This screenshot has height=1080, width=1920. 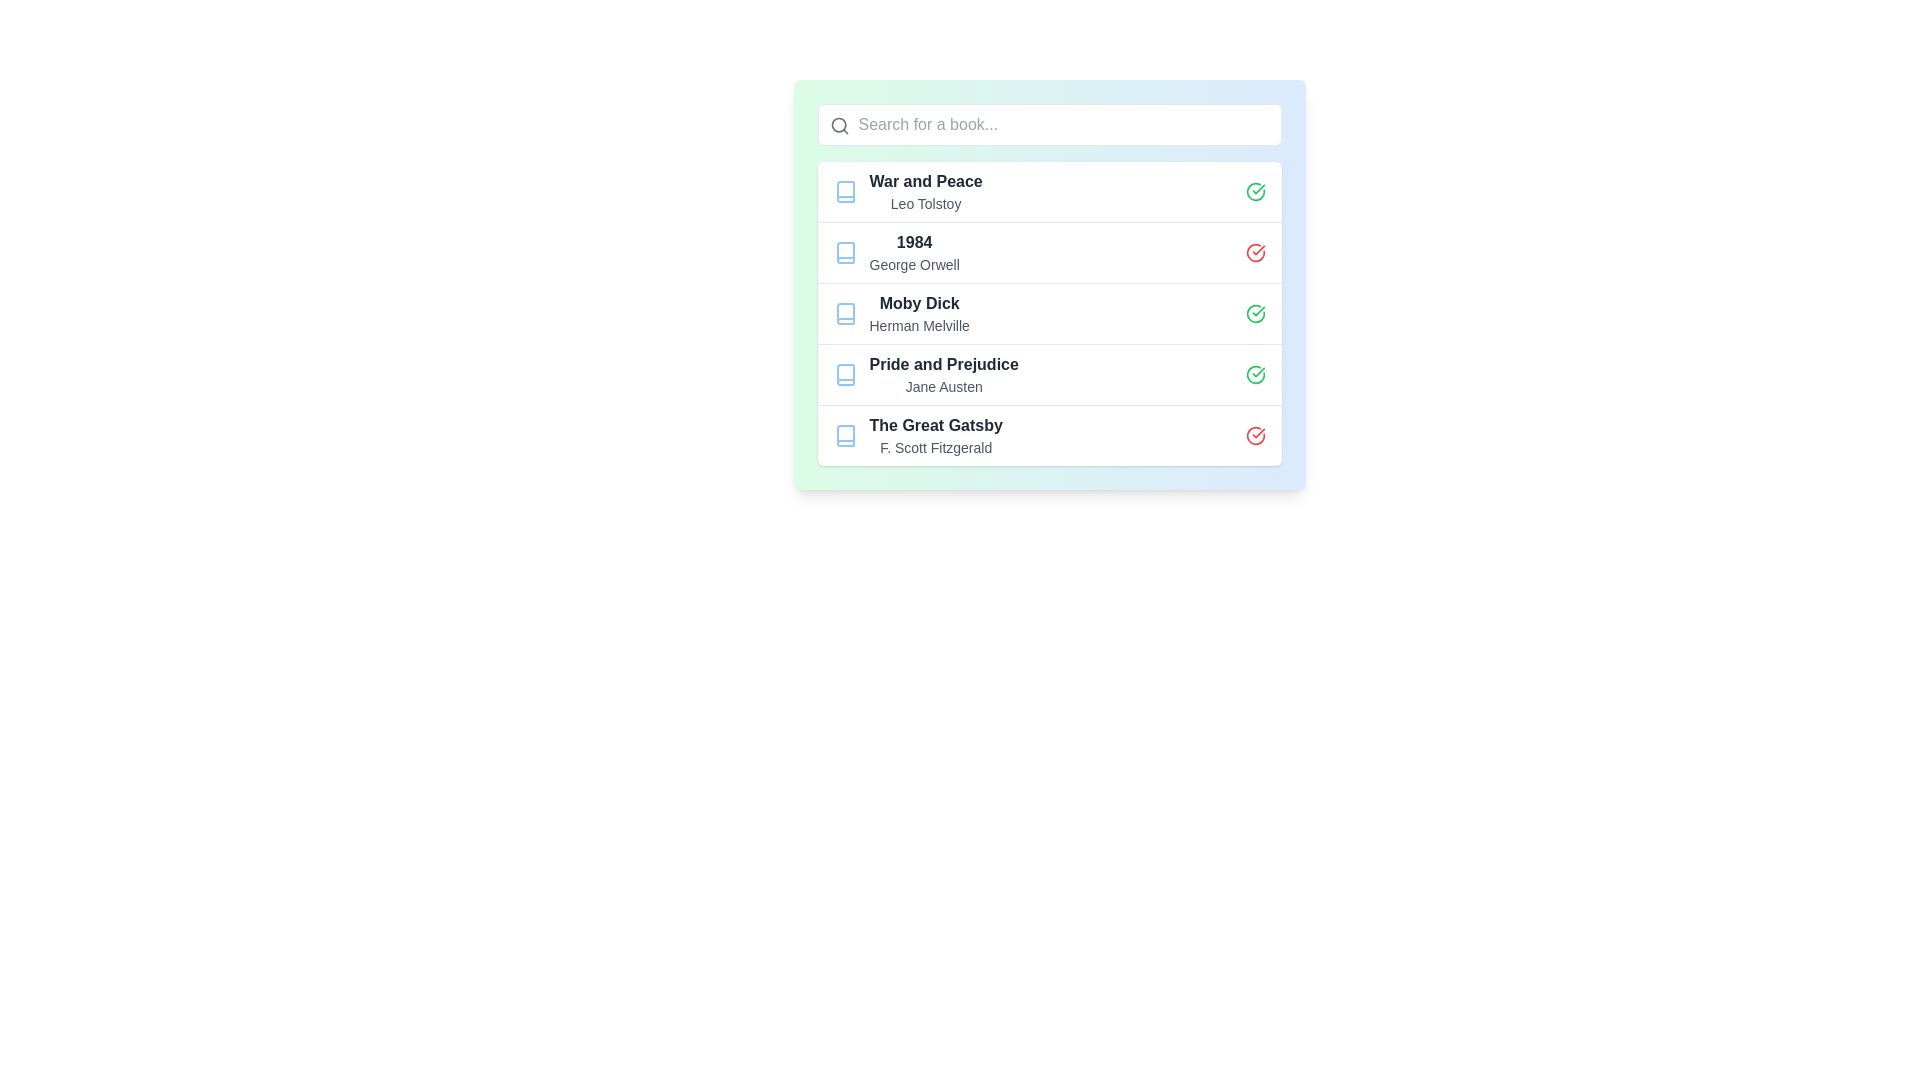 What do you see at coordinates (845, 434) in the screenshot?
I see `the book icon styled in light blue that is adjacent to the text 'The Great Gatsby' and 'F. Scott Fitzgerald'` at bounding box center [845, 434].